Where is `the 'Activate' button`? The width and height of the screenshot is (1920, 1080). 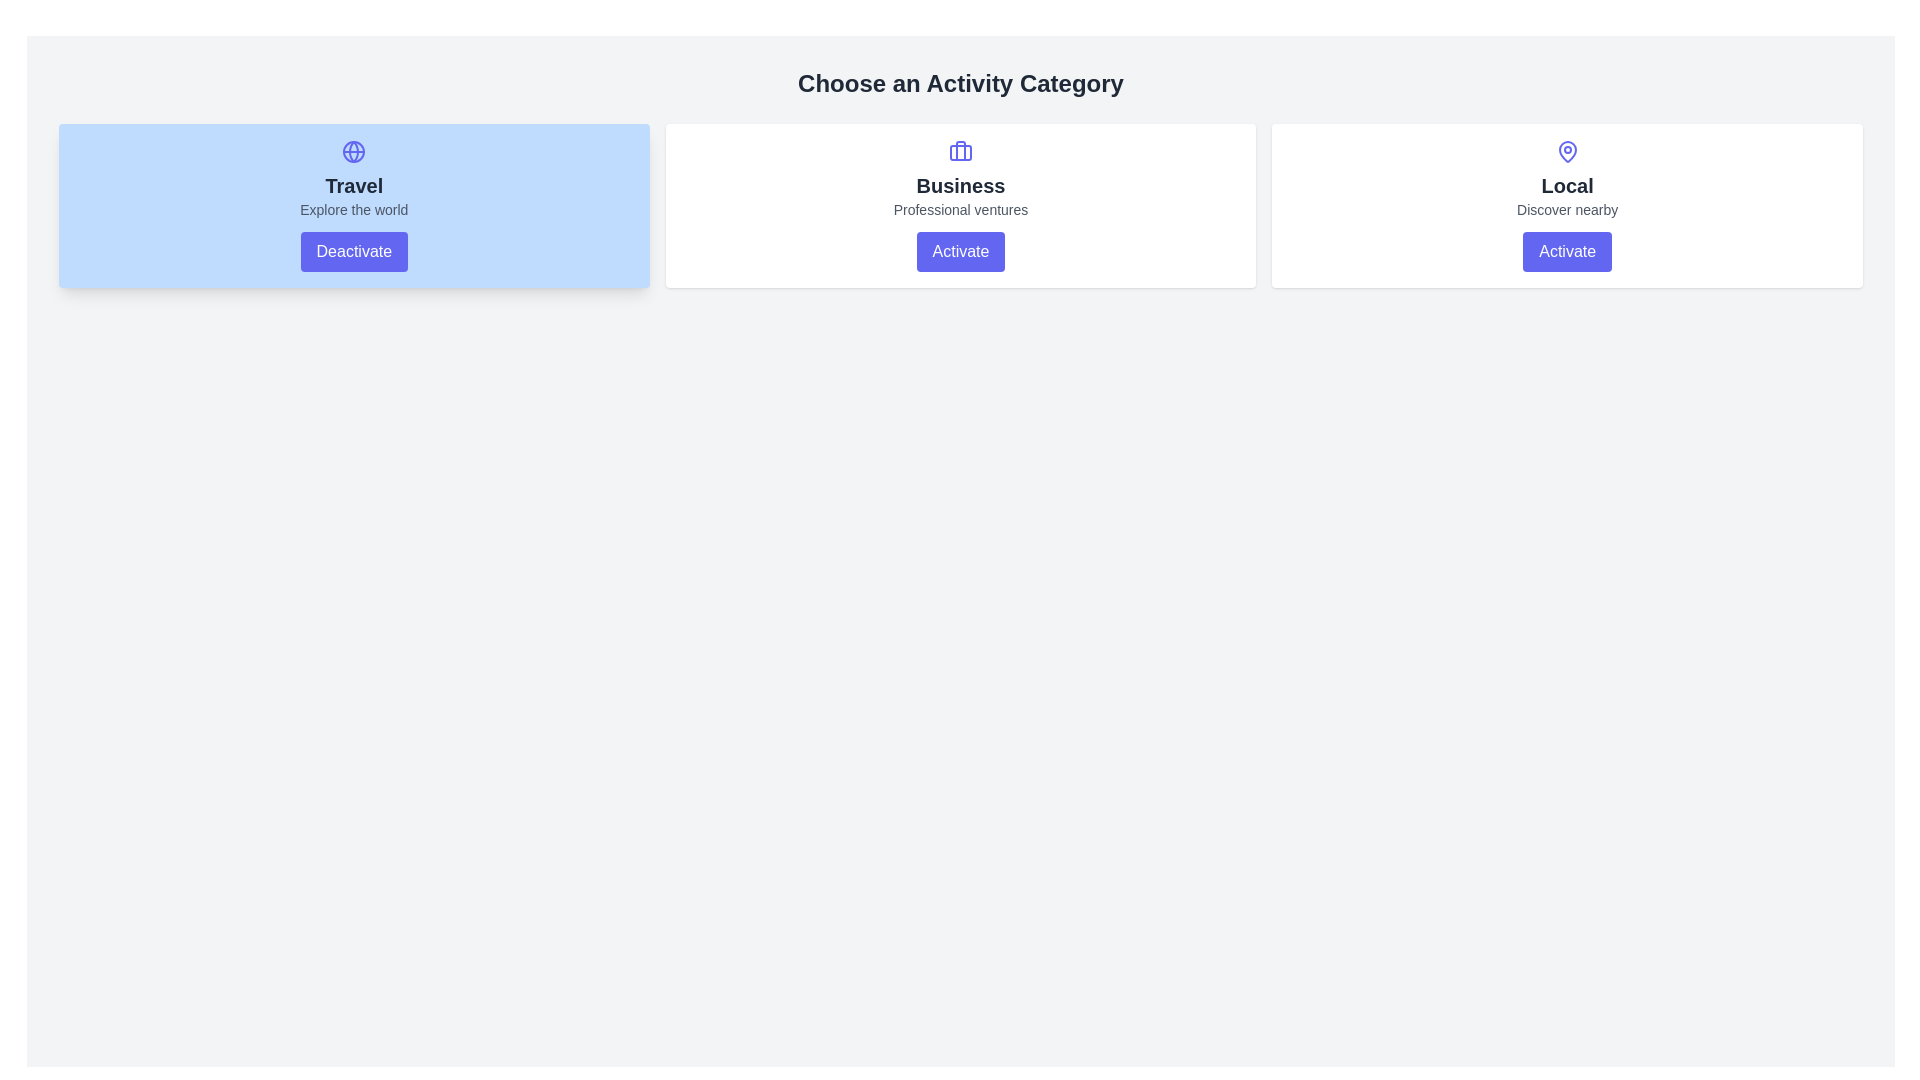 the 'Activate' button is located at coordinates (960, 250).